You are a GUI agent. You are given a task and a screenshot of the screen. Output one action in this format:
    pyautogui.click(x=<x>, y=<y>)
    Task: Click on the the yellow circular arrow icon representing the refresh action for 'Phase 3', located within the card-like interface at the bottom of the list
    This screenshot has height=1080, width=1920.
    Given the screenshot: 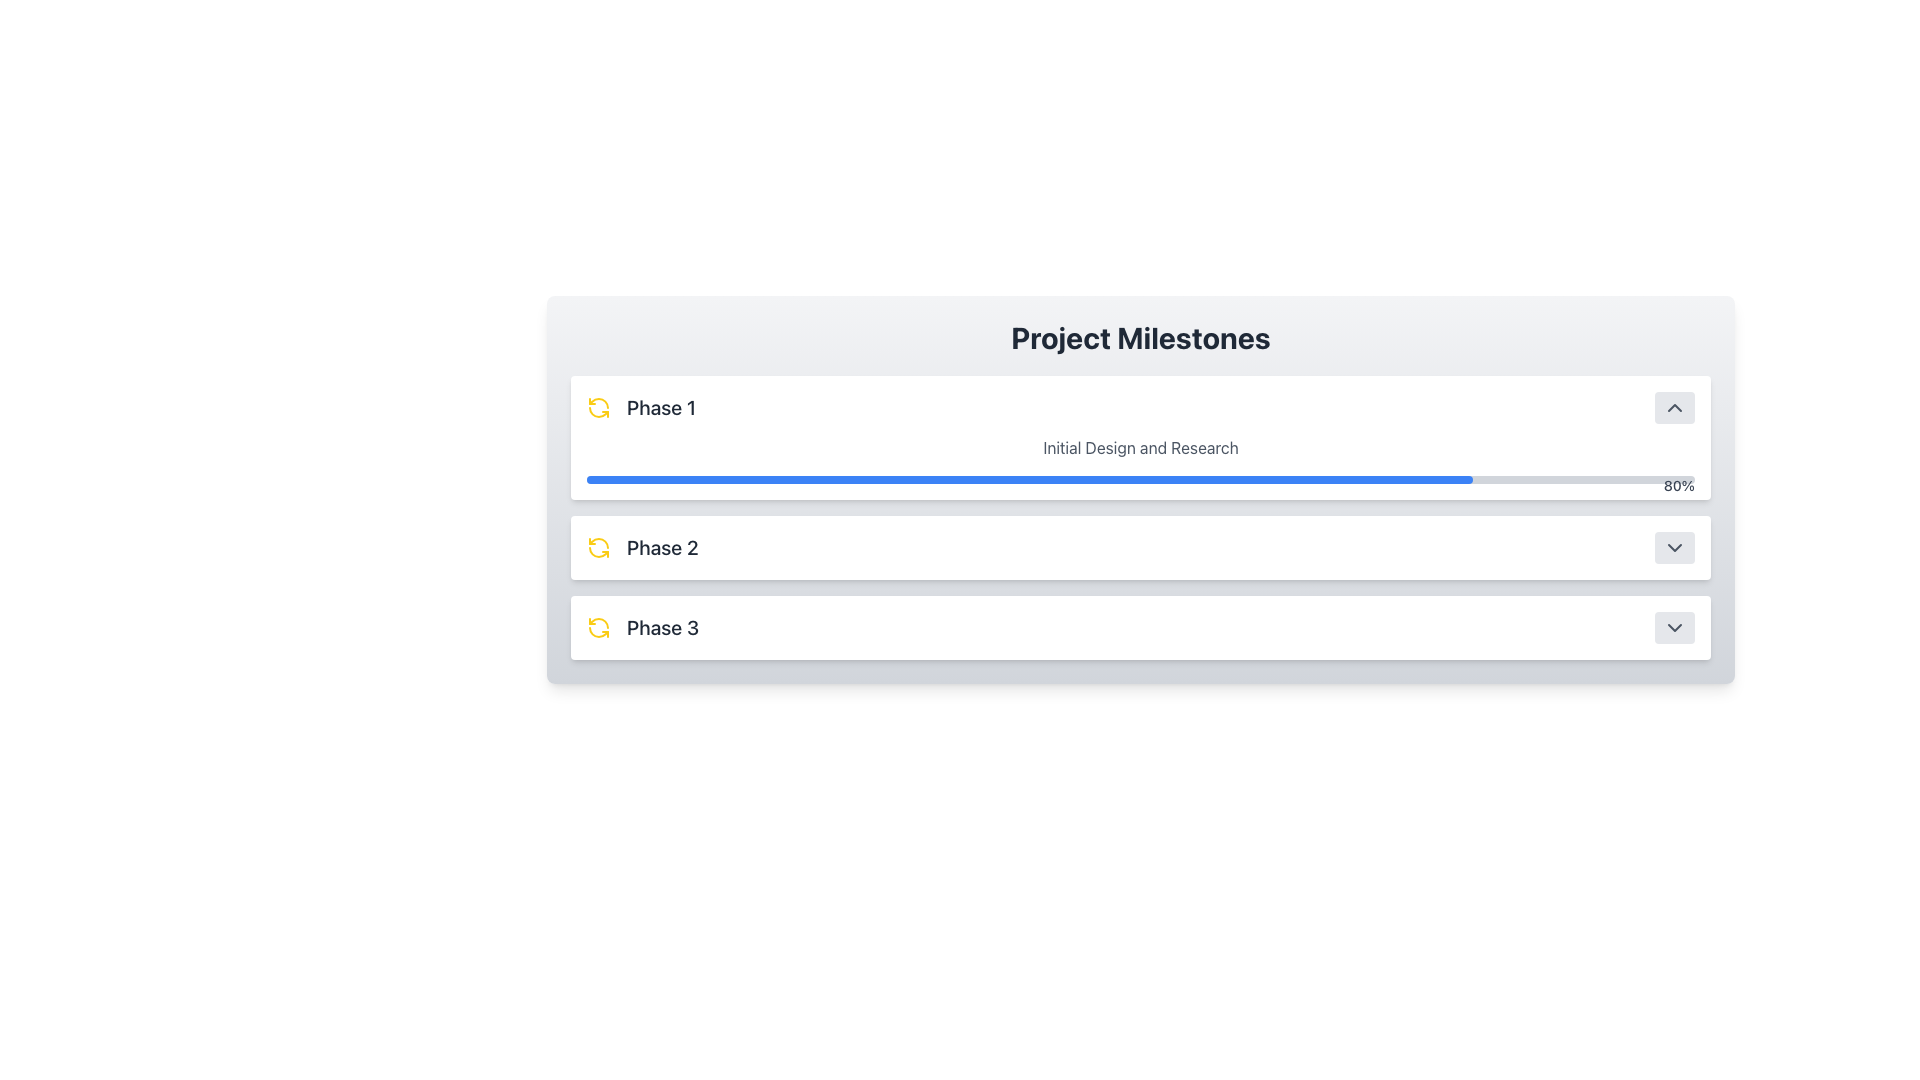 What is the action you would take?
    pyautogui.click(x=598, y=627)
    